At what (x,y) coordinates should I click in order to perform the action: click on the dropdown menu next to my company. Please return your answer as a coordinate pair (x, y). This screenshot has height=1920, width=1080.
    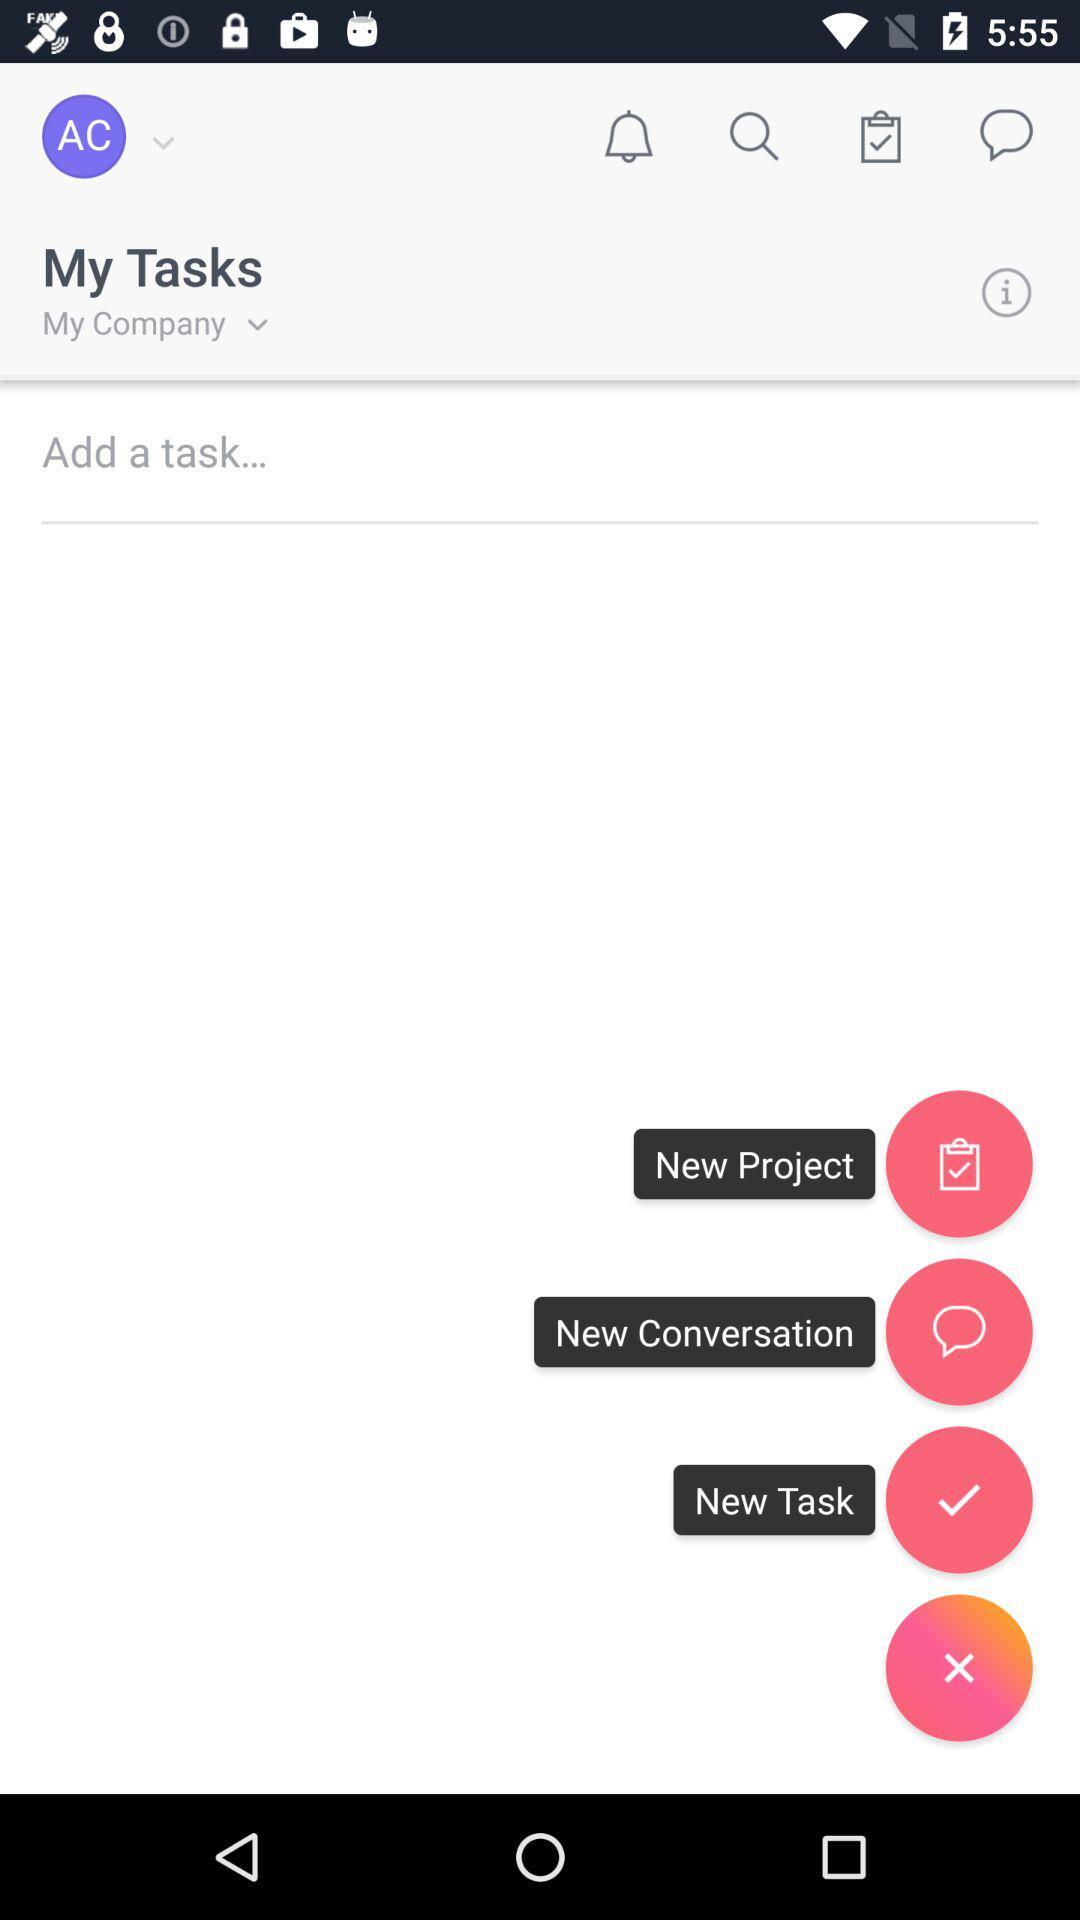
    Looking at the image, I should click on (245, 322).